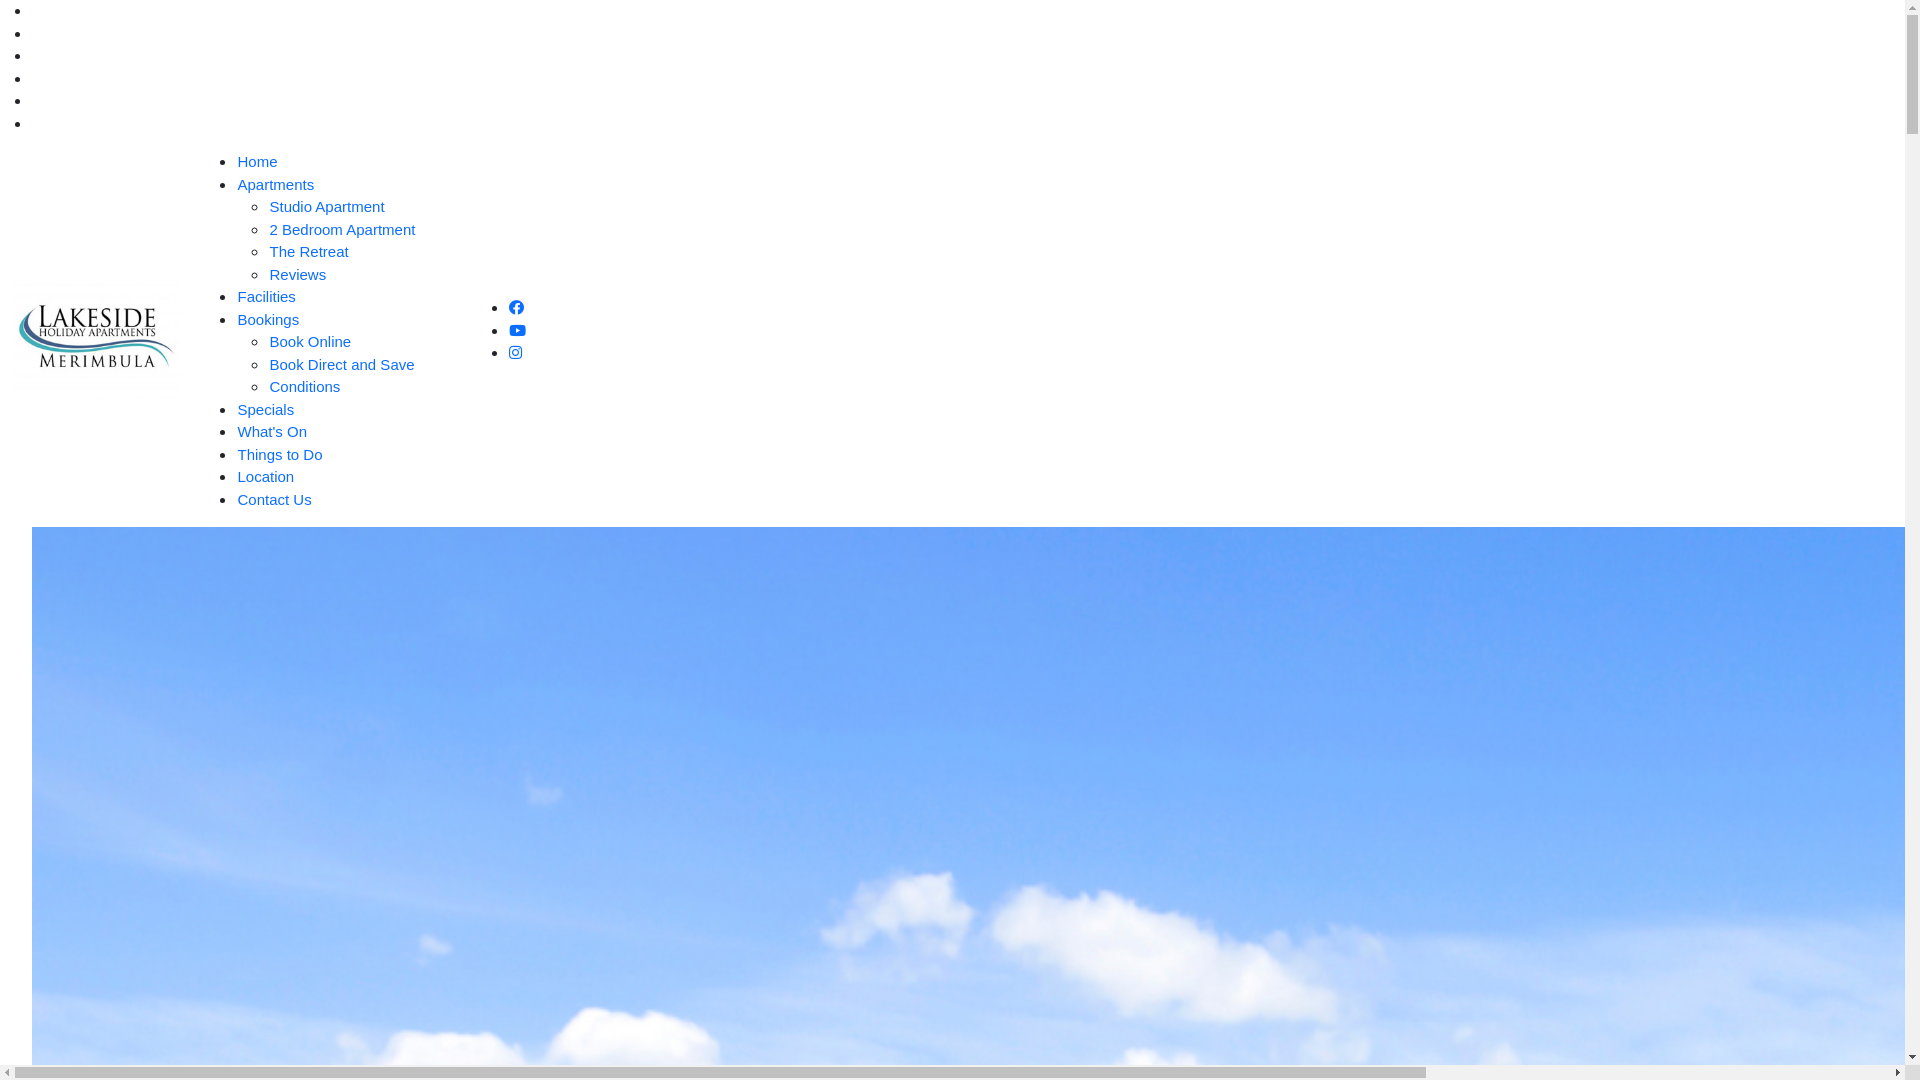 The width and height of the screenshot is (1920, 1080). I want to click on 'Location', so click(264, 476).